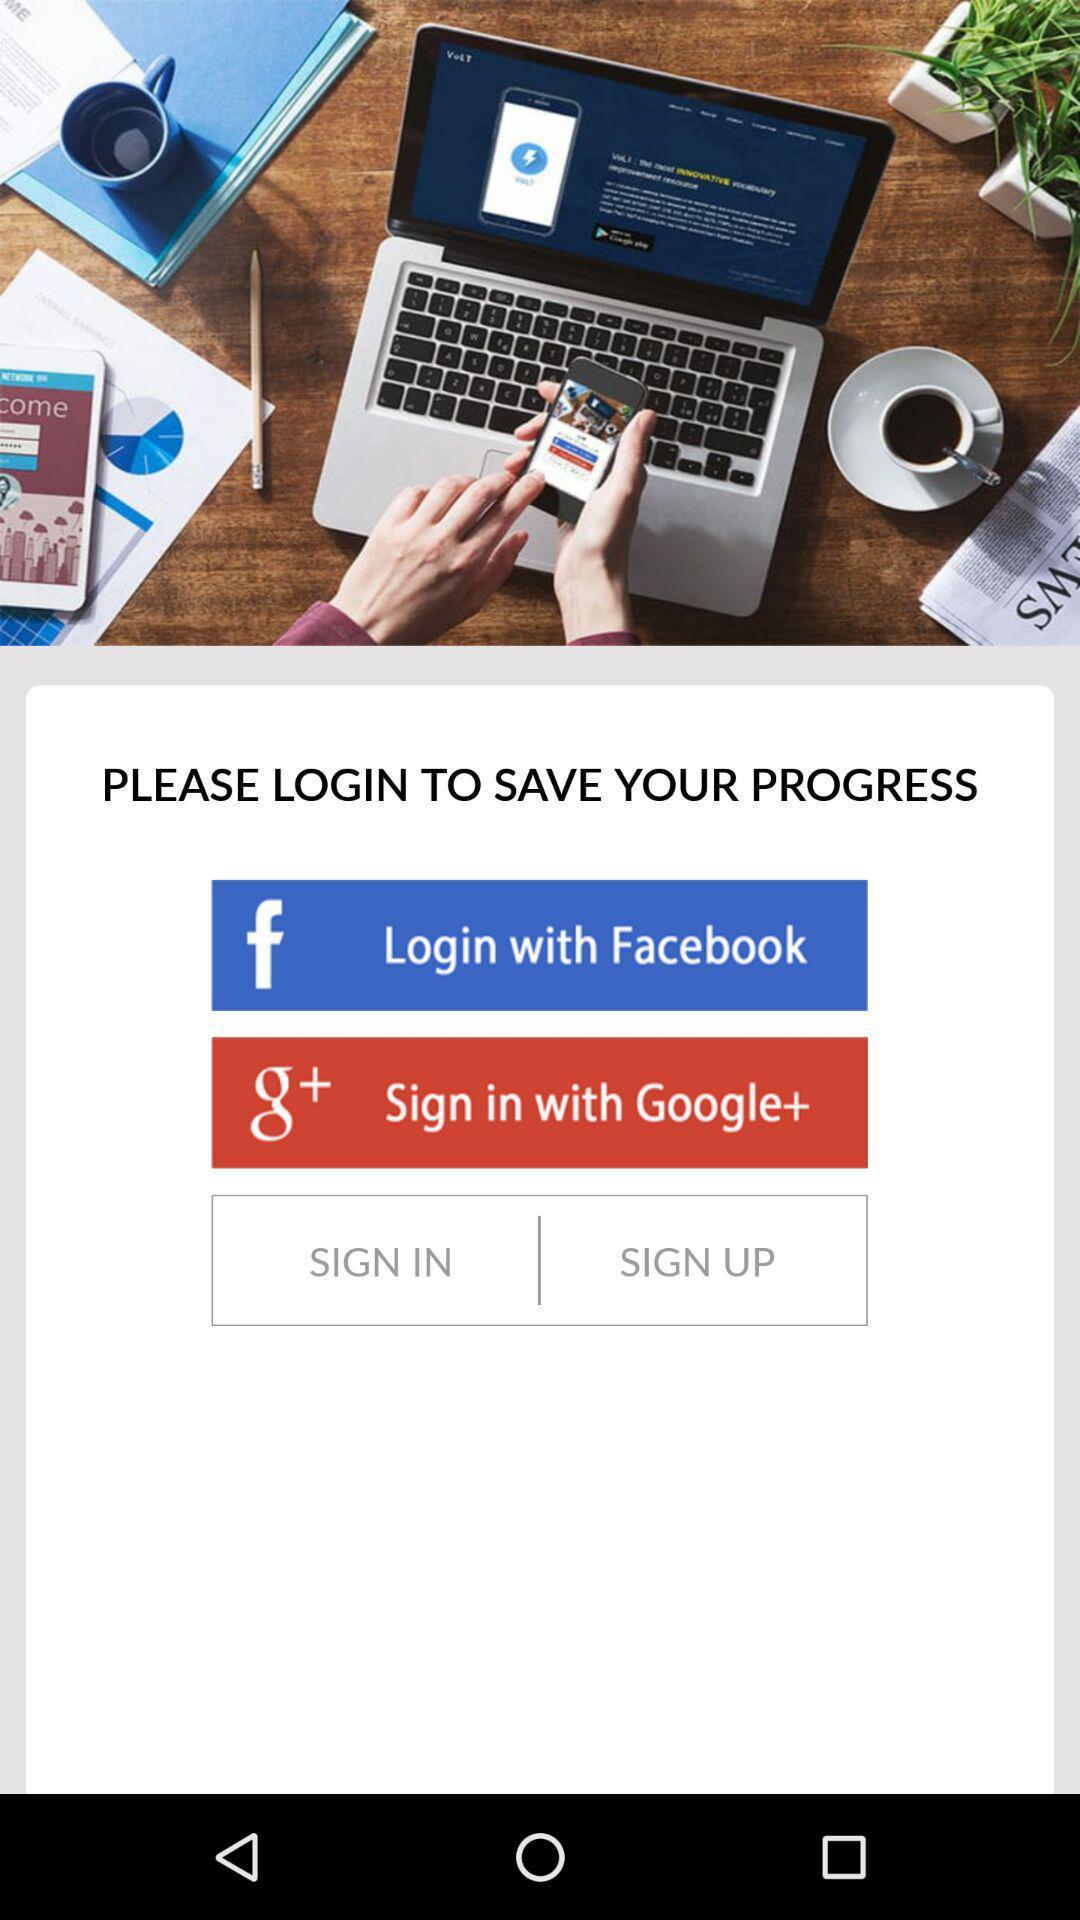  I want to click on icon above the sign in item, so click(538, 1101).